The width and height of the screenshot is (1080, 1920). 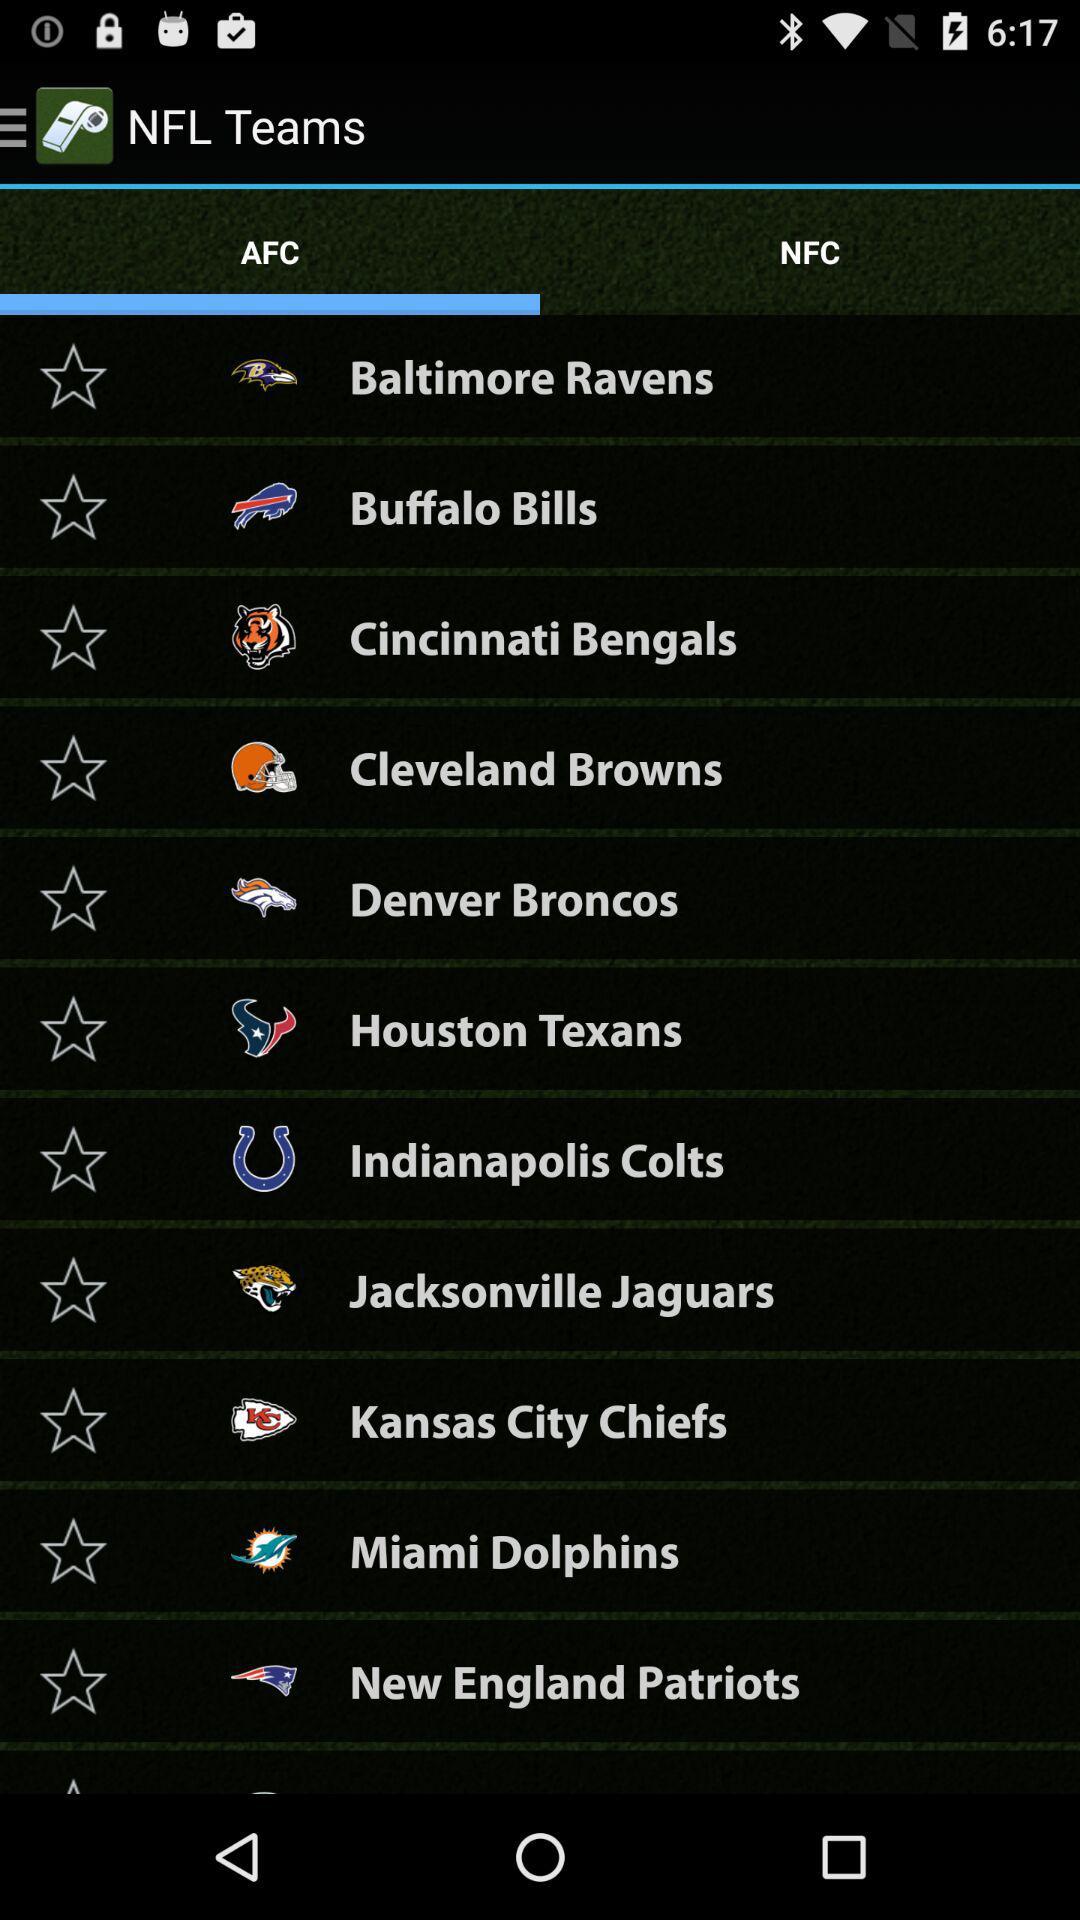 What do you see at coordinates (72, 506) in the screenshot?
I see `to favorits` at bounding box center [72, 506].